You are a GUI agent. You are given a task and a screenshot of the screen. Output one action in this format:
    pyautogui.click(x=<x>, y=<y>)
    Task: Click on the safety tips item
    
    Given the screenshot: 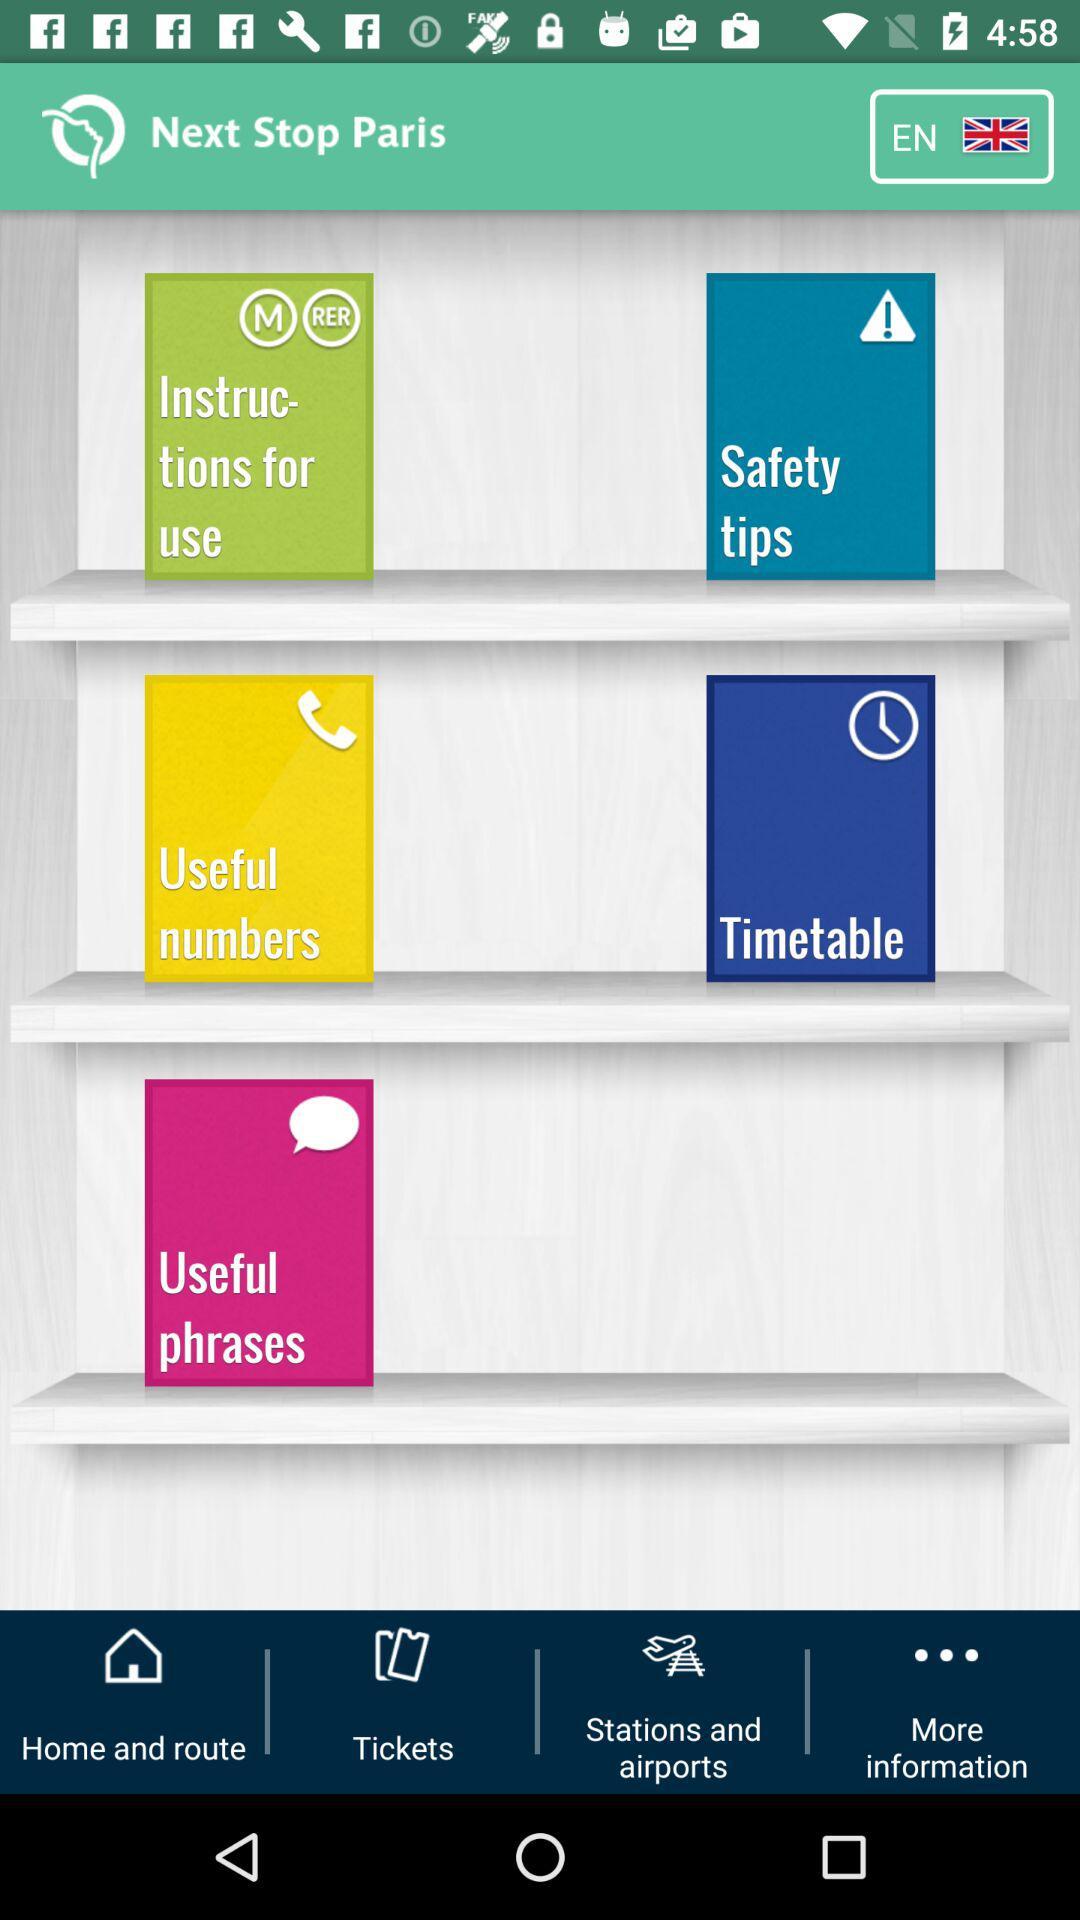 What is the action you would take?
    pyautogui.click(x=820, y=434)
    